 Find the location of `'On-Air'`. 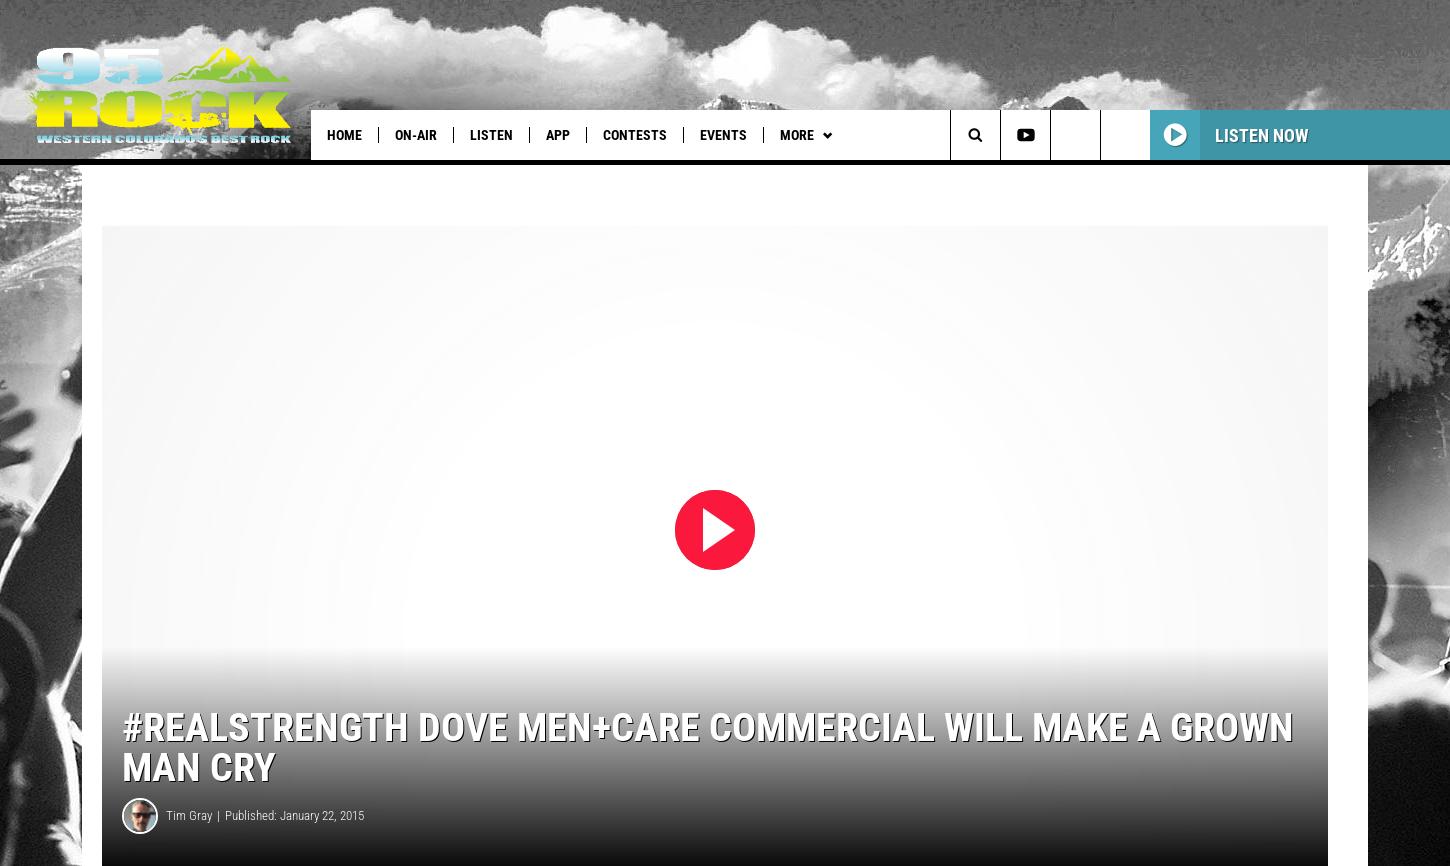

'On-Air' is located at coordinates (415, 135).